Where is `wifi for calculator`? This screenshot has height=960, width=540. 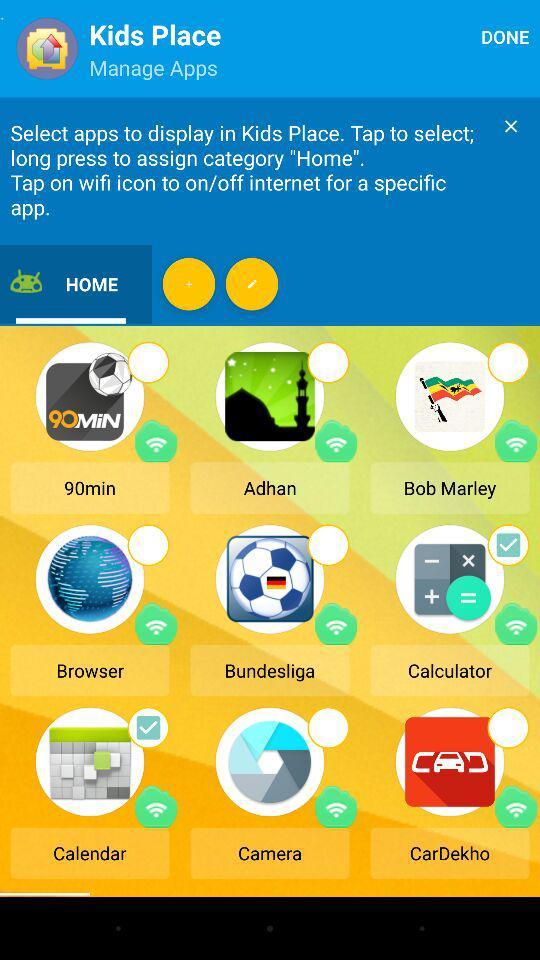
wifi for calculator is located at coordinates (516, 623).